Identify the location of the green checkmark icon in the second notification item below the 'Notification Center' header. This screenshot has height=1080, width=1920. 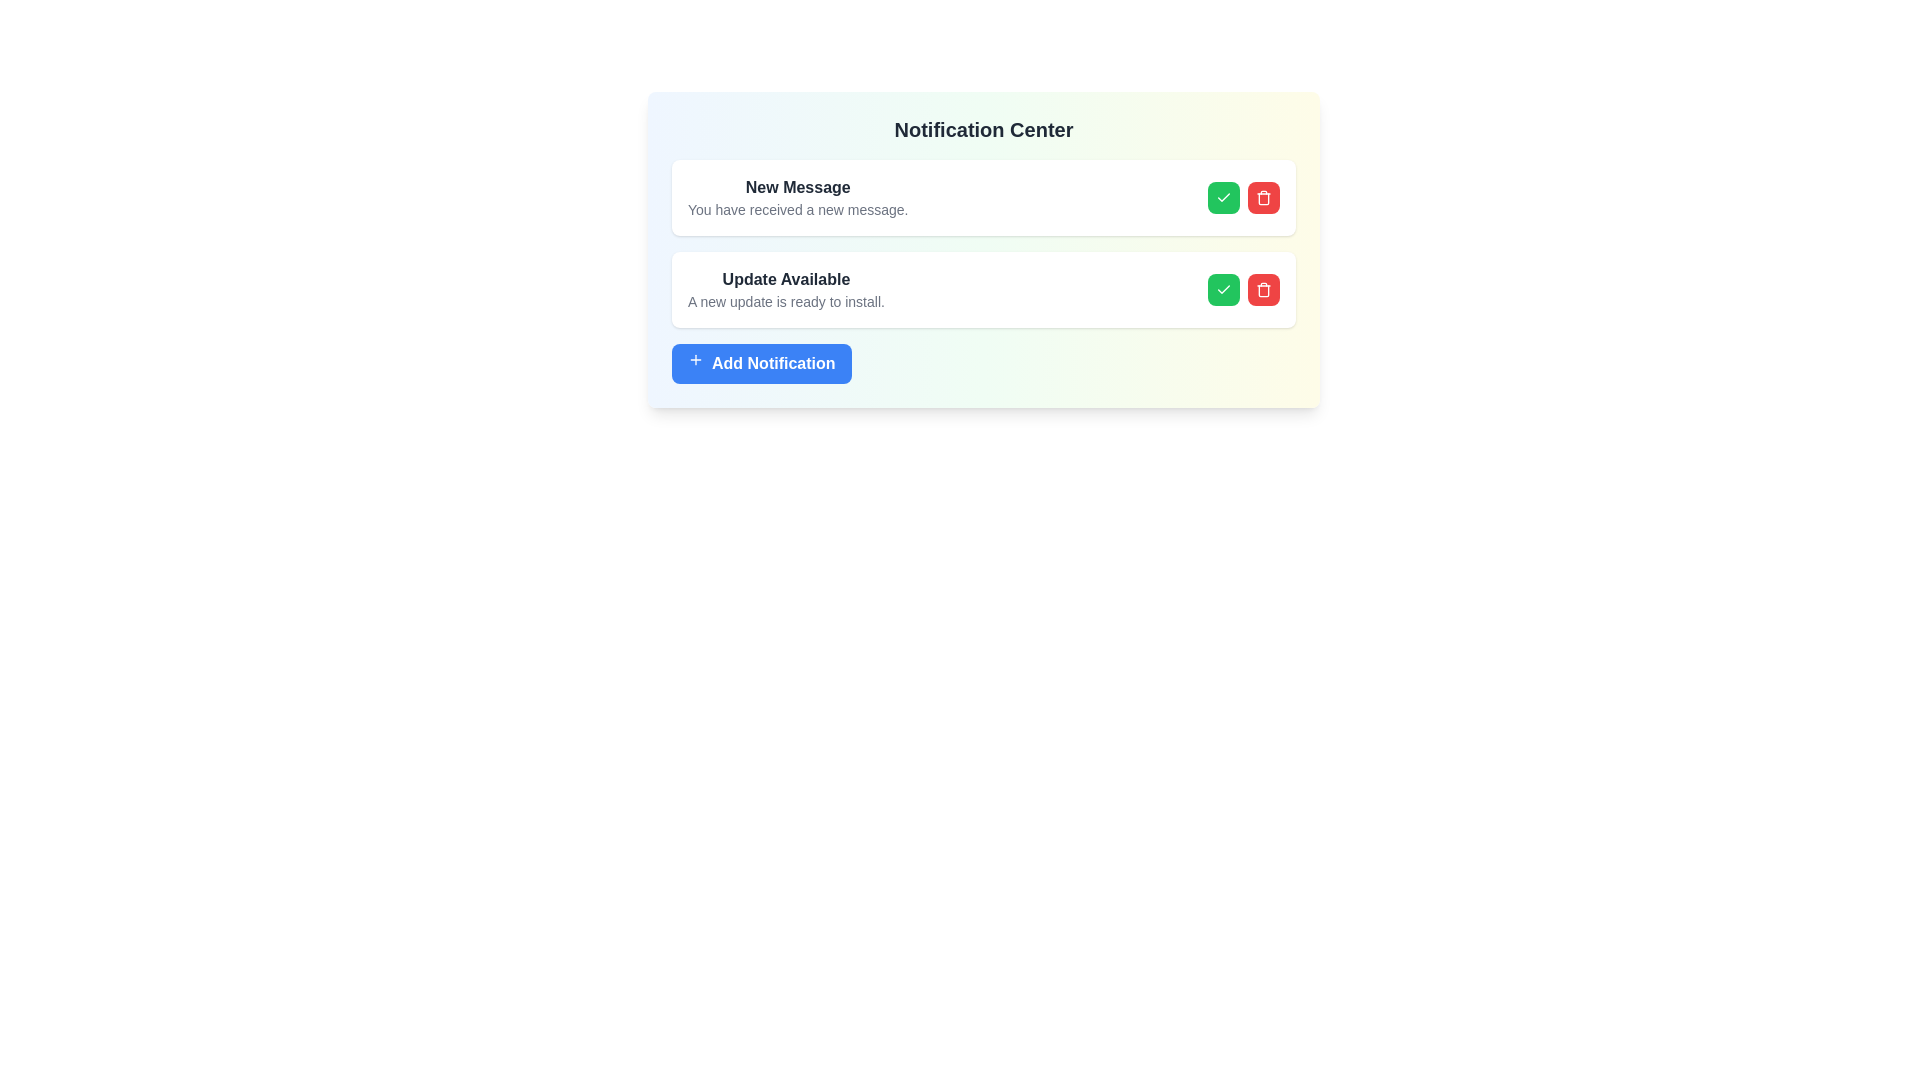
(1223, 289).